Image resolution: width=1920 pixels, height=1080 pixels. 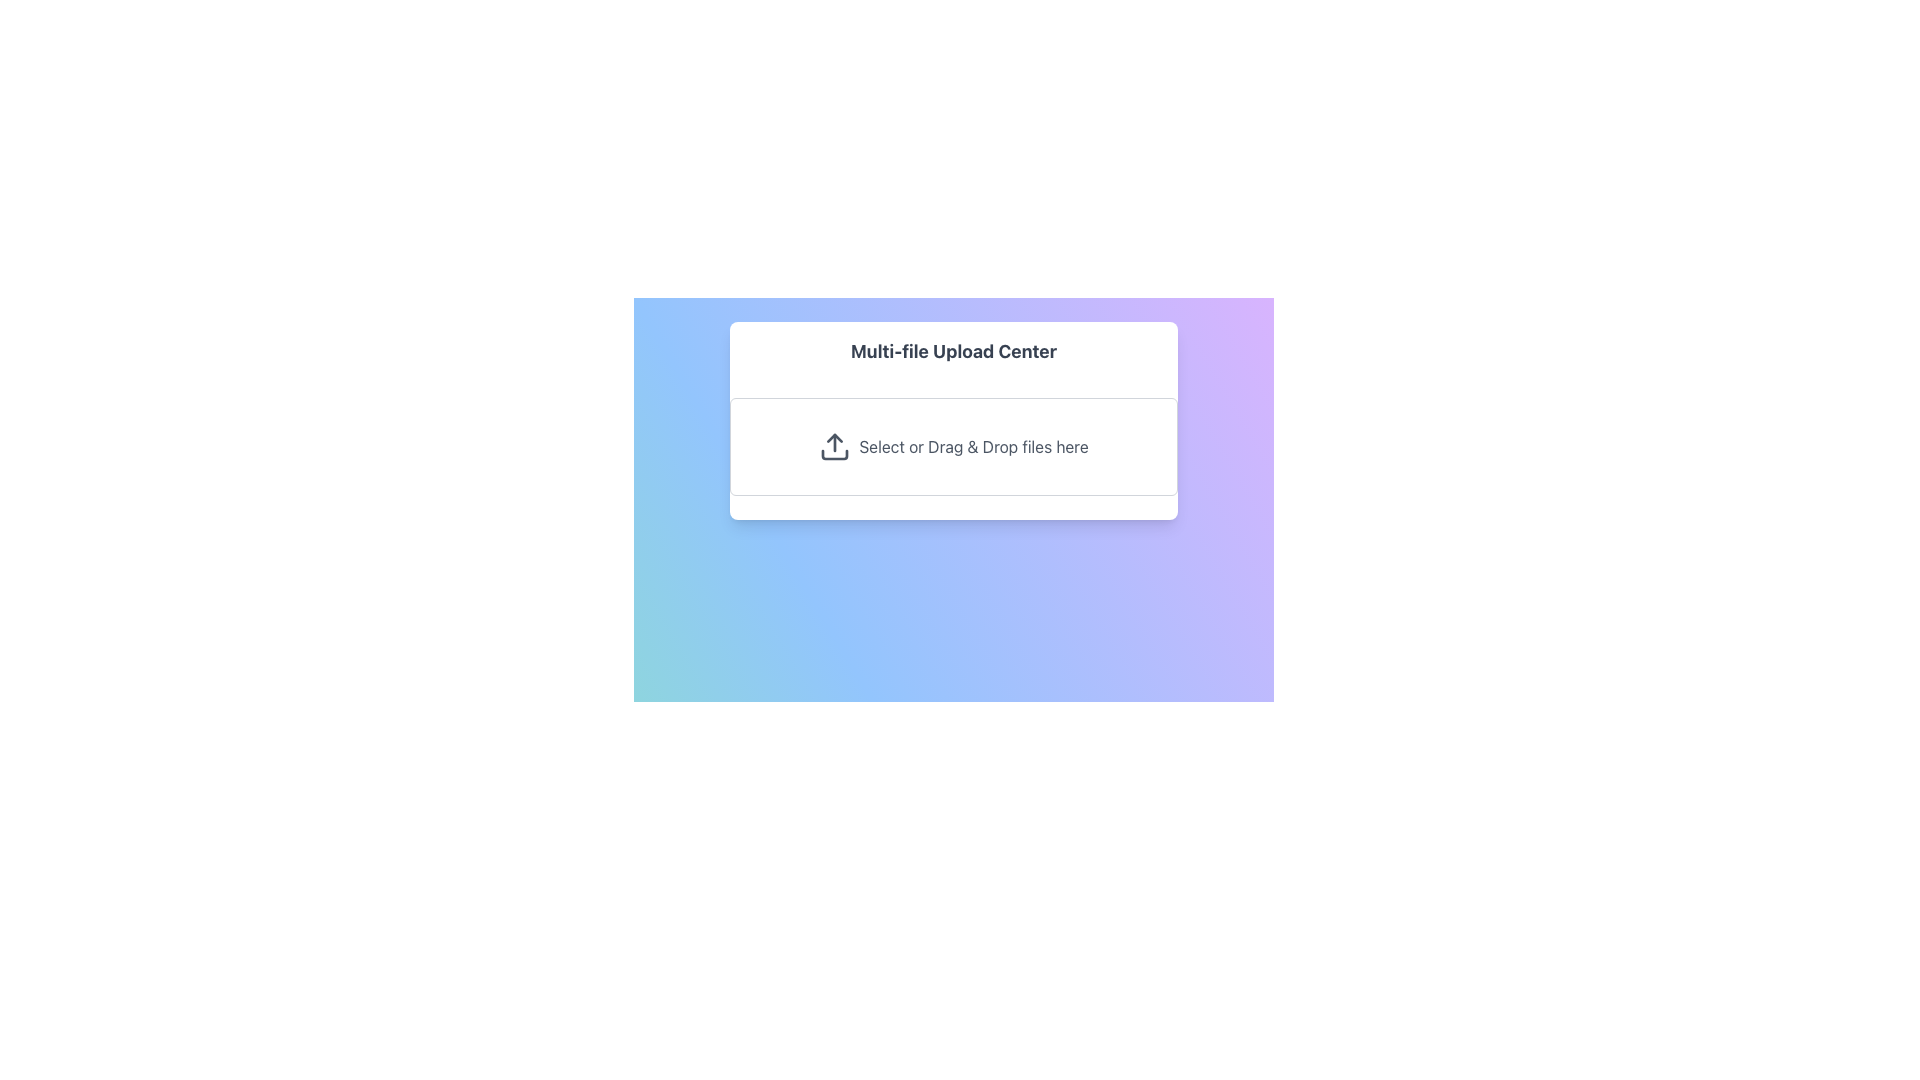 What do you see at coordinates (953, 419) in the screenshot?
I see `the 'Multi-file Upload Center' area` at bounding box center [953, 419].